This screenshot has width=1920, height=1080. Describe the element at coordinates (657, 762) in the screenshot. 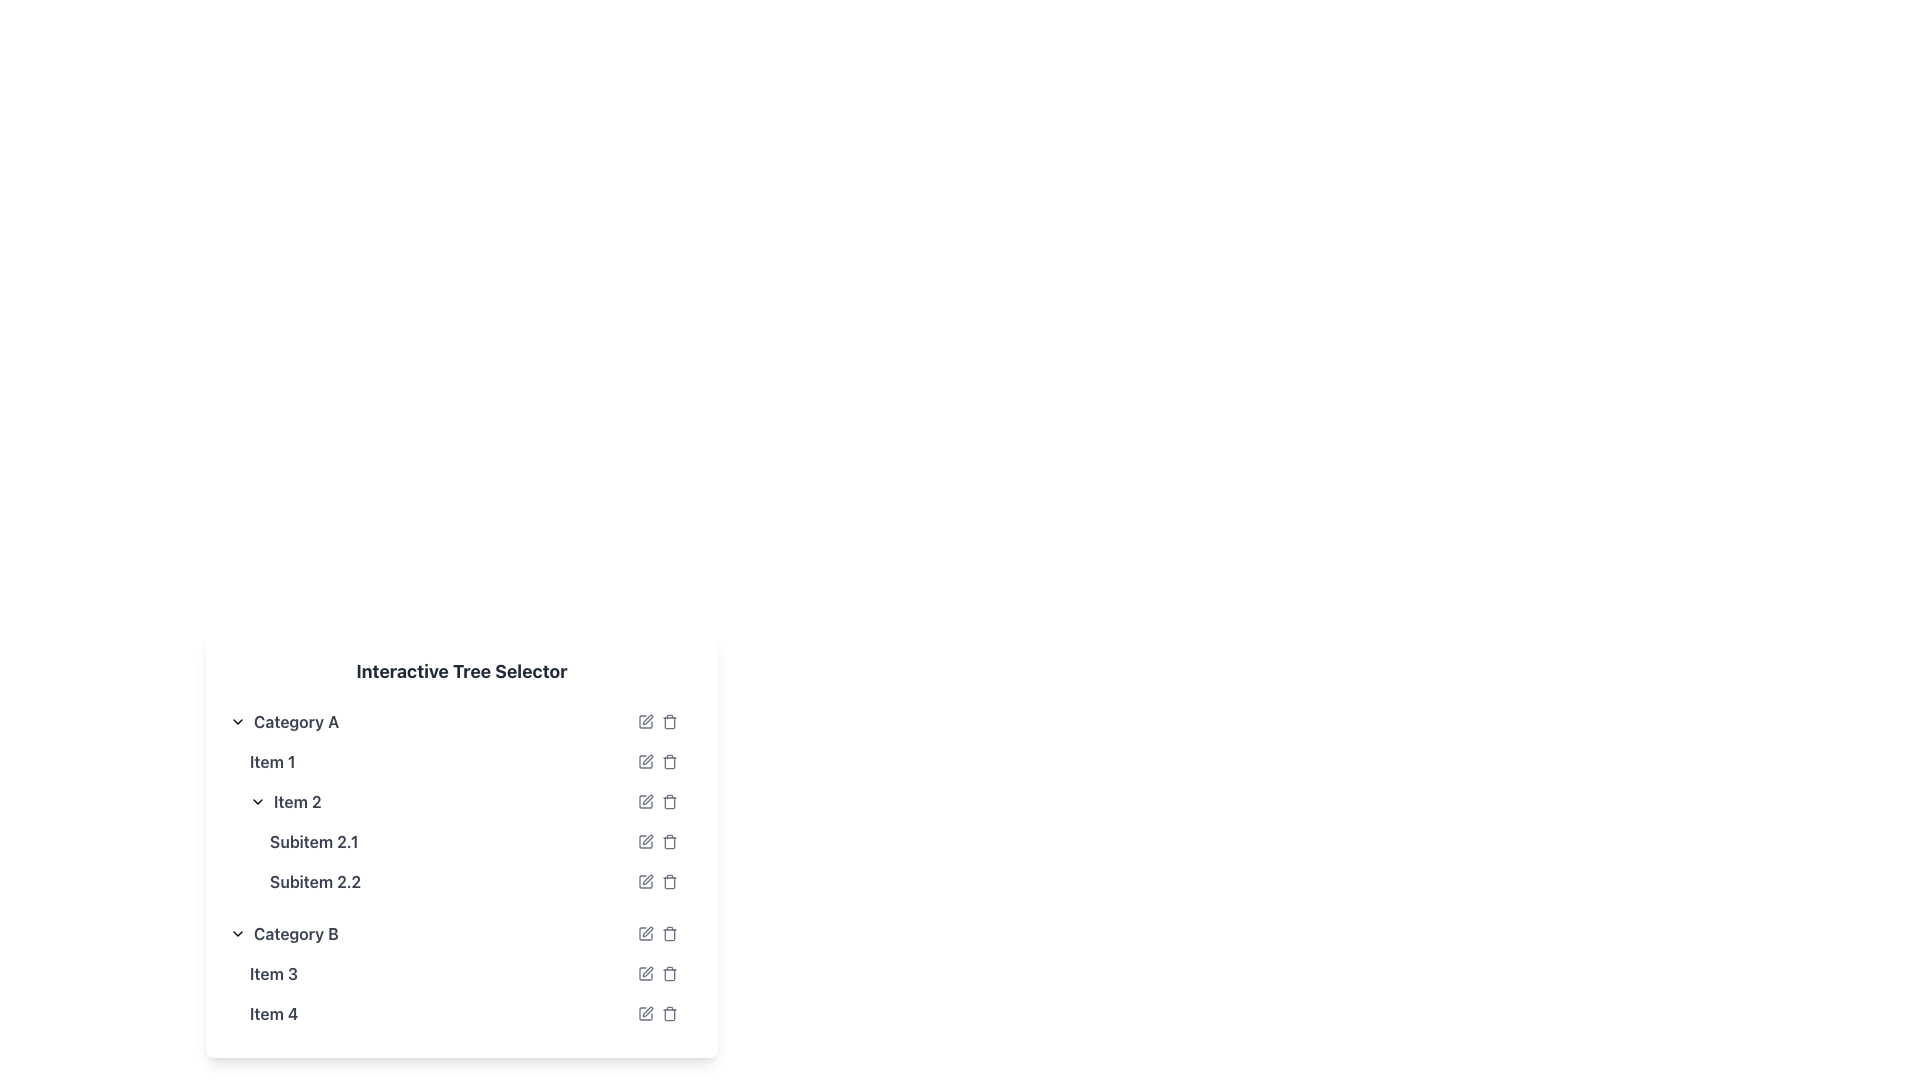

I see `the delete icon in the icon group located to the right of the text label 'Item 1'` at that location.